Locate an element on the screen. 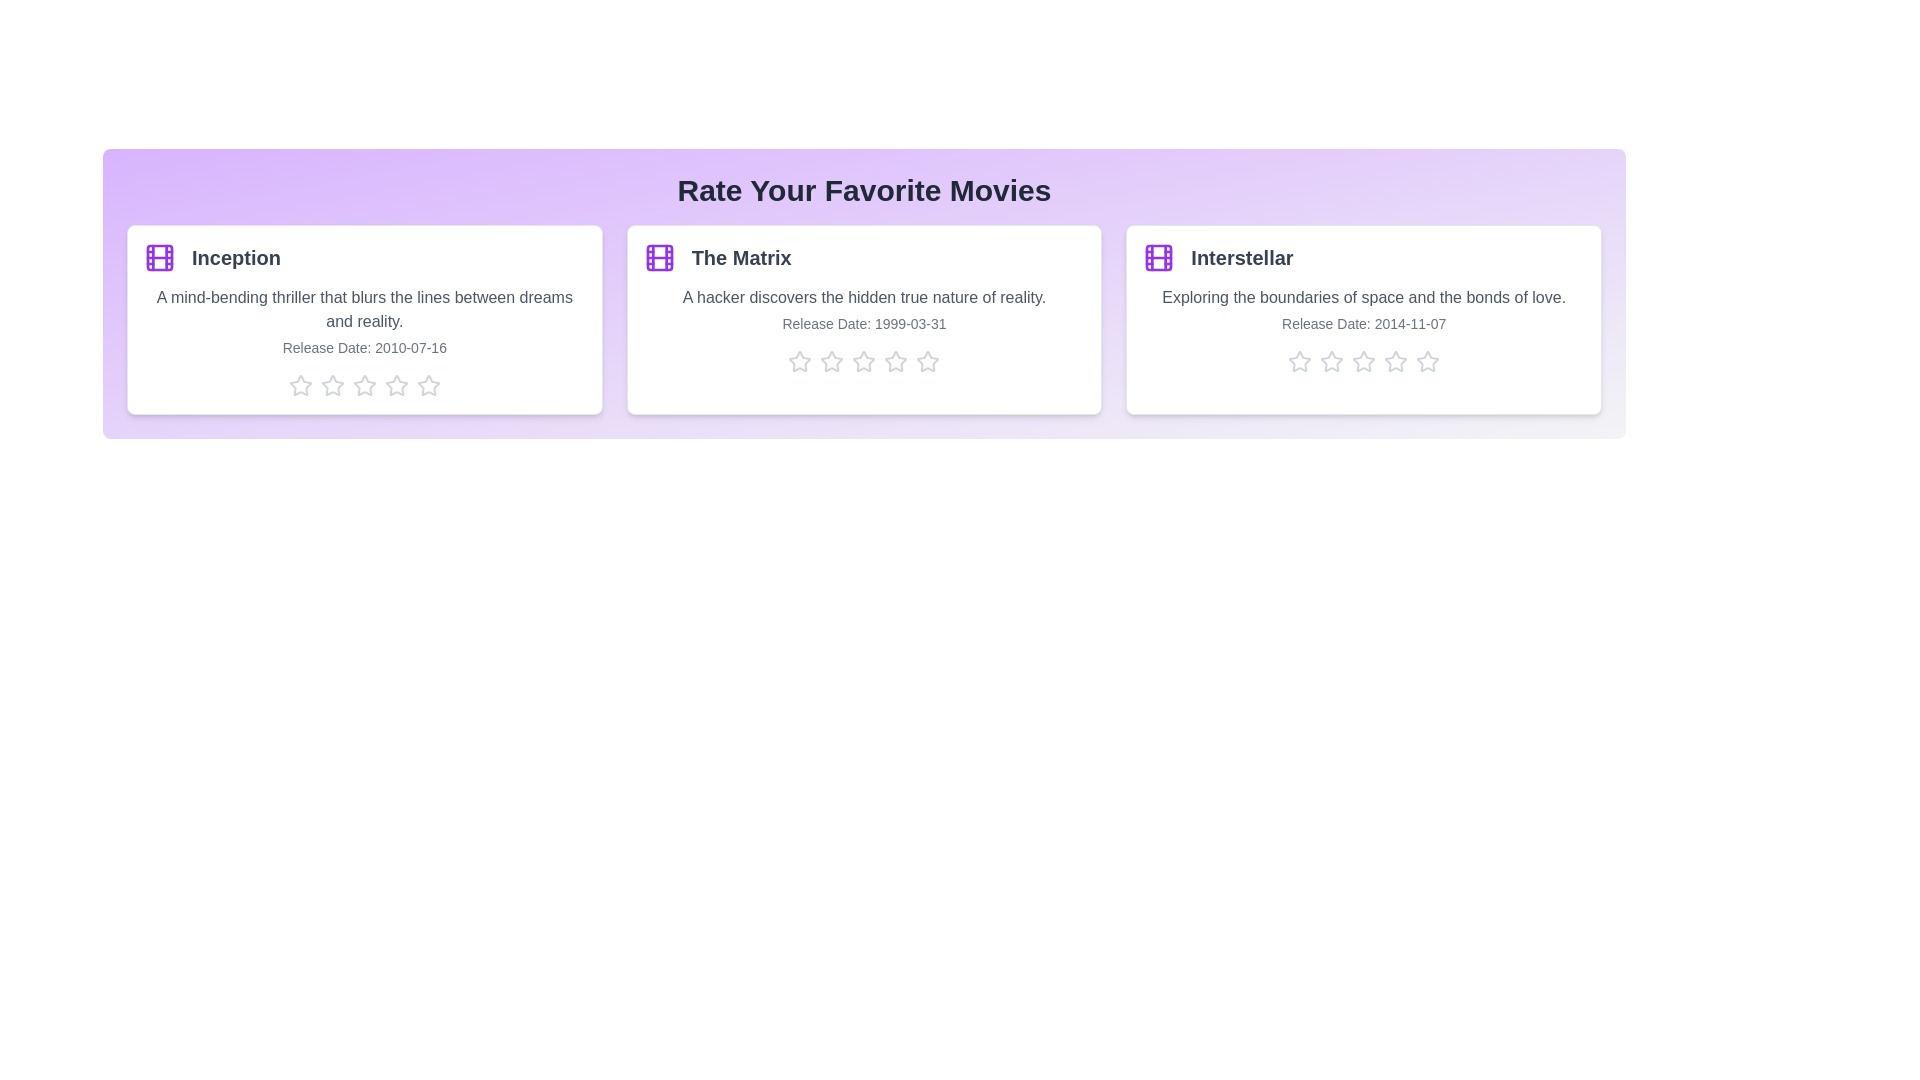 The height and width of the screenshot is (1080, 1920). the star corresponding to 2 stars for the movie The Matrix is located at coordinates (832, 362).